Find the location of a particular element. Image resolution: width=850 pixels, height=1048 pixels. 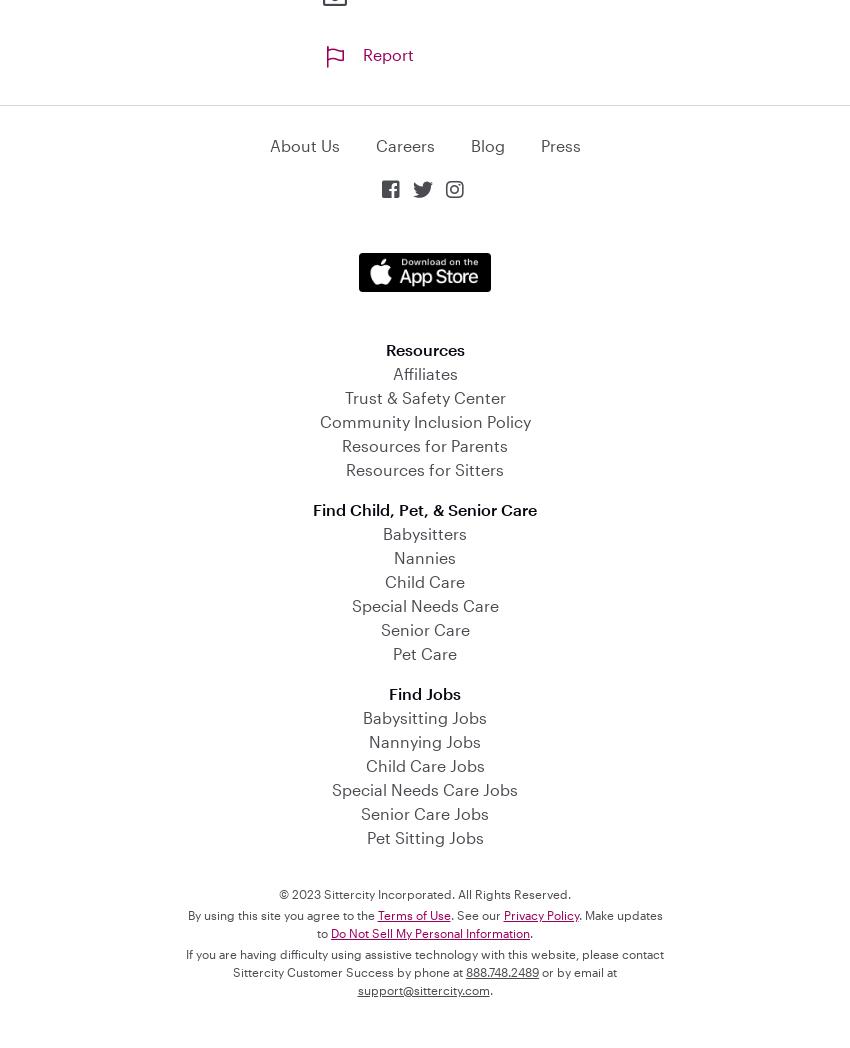

'Find Jobs' is located at coordinates (425, 692).